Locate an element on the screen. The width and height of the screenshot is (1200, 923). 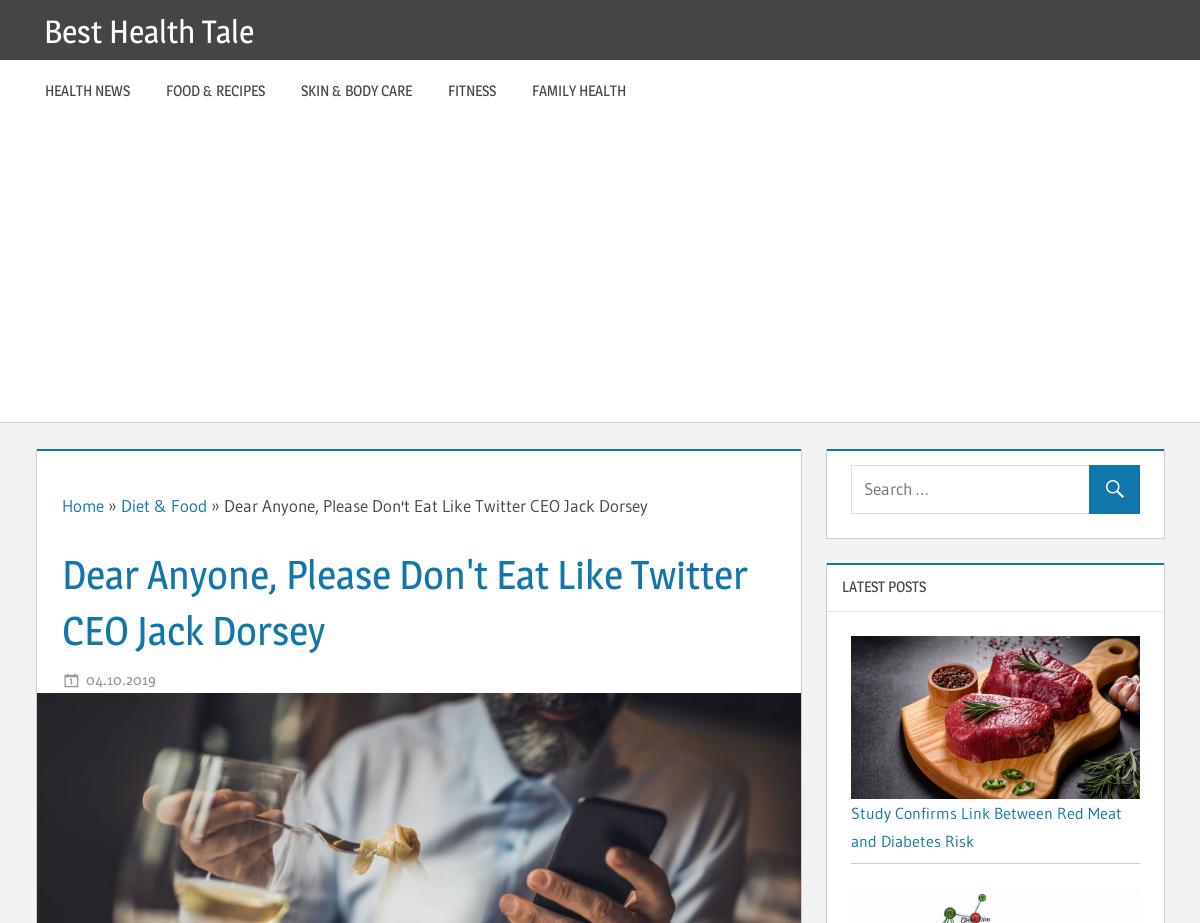
'Best Health Tale' is located at coordinates (44, 31).